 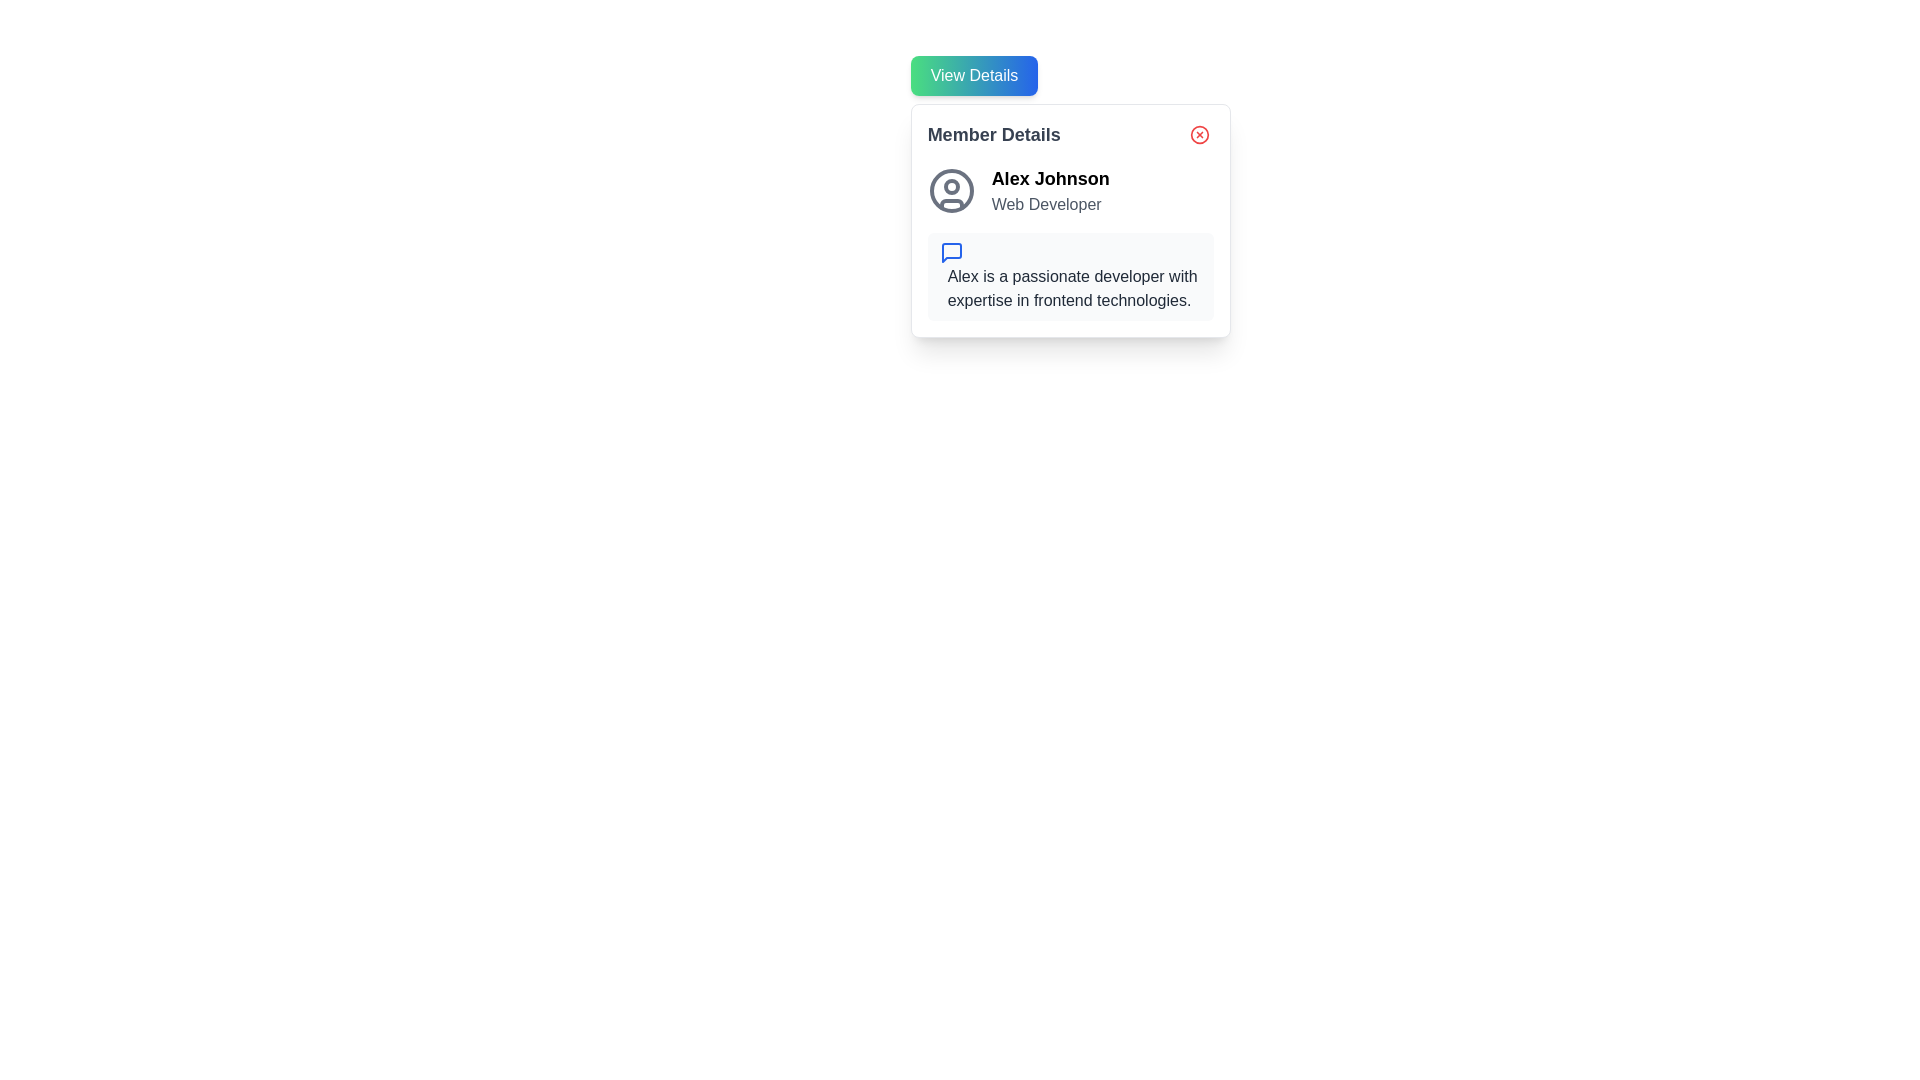 What do you see at coordinates (950, 191) in the screenshot?
I see `the user profile icon located on the left side of the profile section, which contains the text 'Alex Johnson' and 'Web Developer'` at bounding box center [950, 191].